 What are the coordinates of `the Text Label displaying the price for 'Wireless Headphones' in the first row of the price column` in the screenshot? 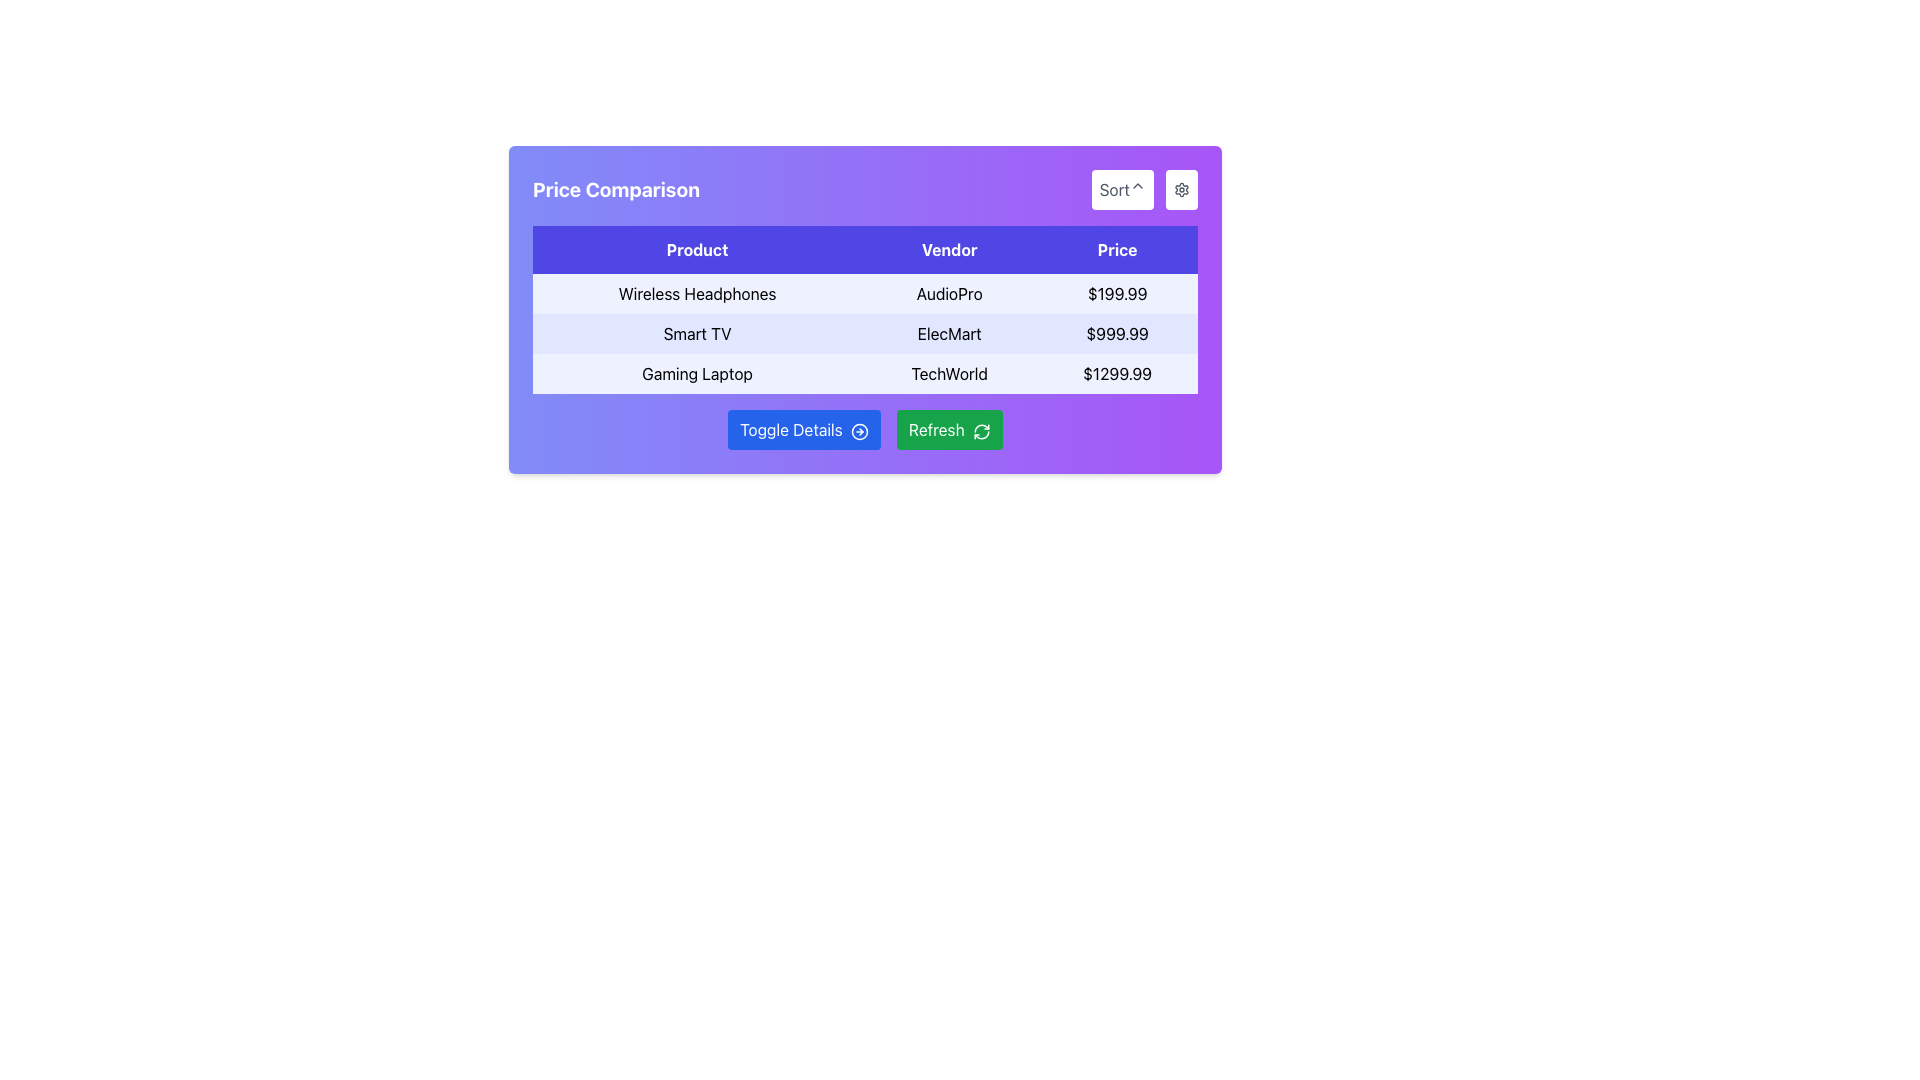 It's located at (1116, 293).